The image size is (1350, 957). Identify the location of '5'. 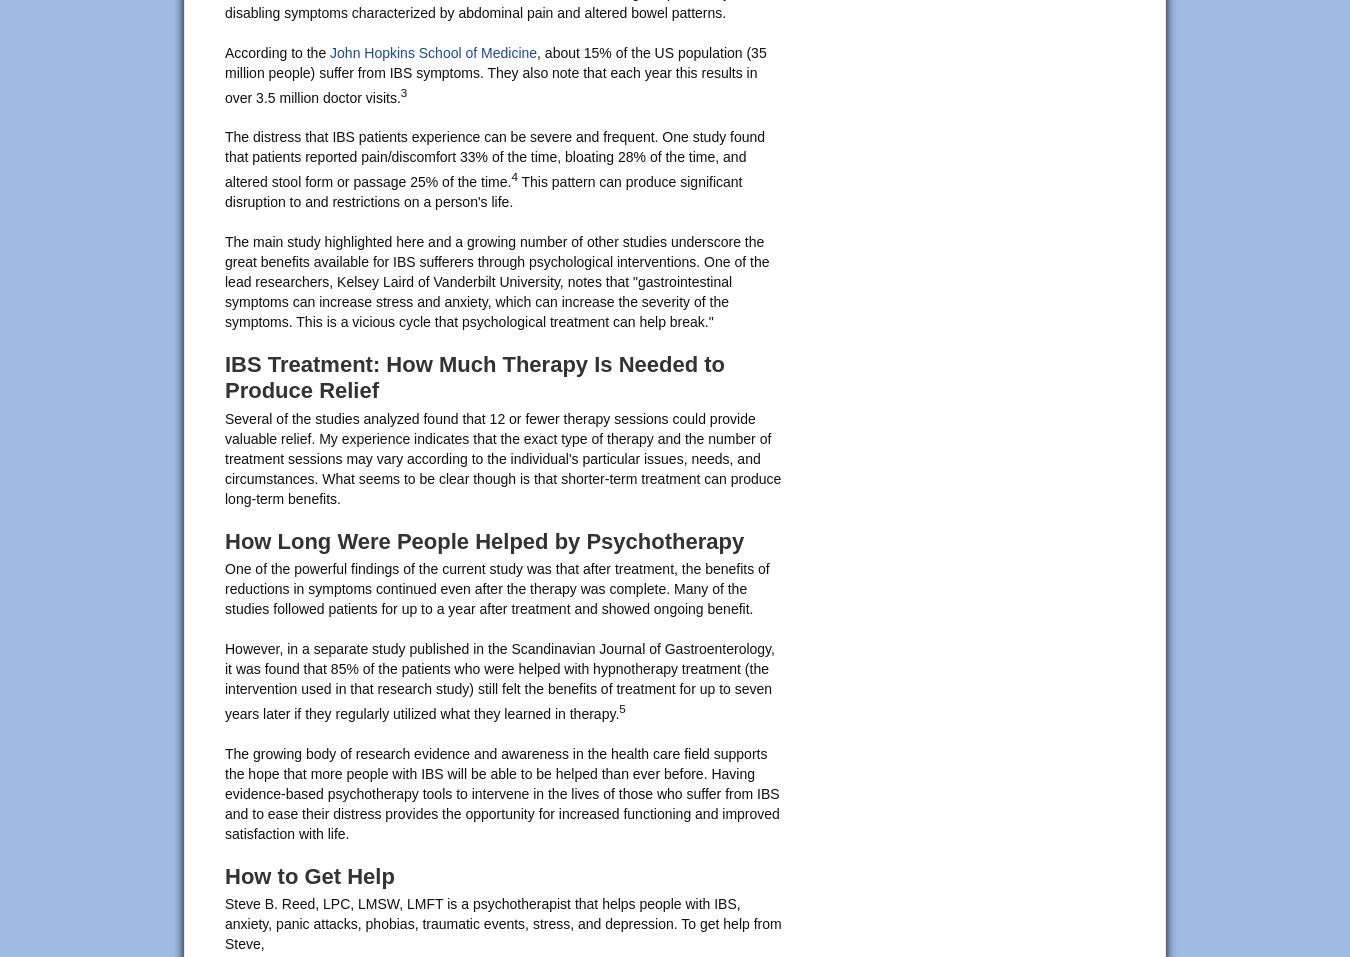
(621, 708).